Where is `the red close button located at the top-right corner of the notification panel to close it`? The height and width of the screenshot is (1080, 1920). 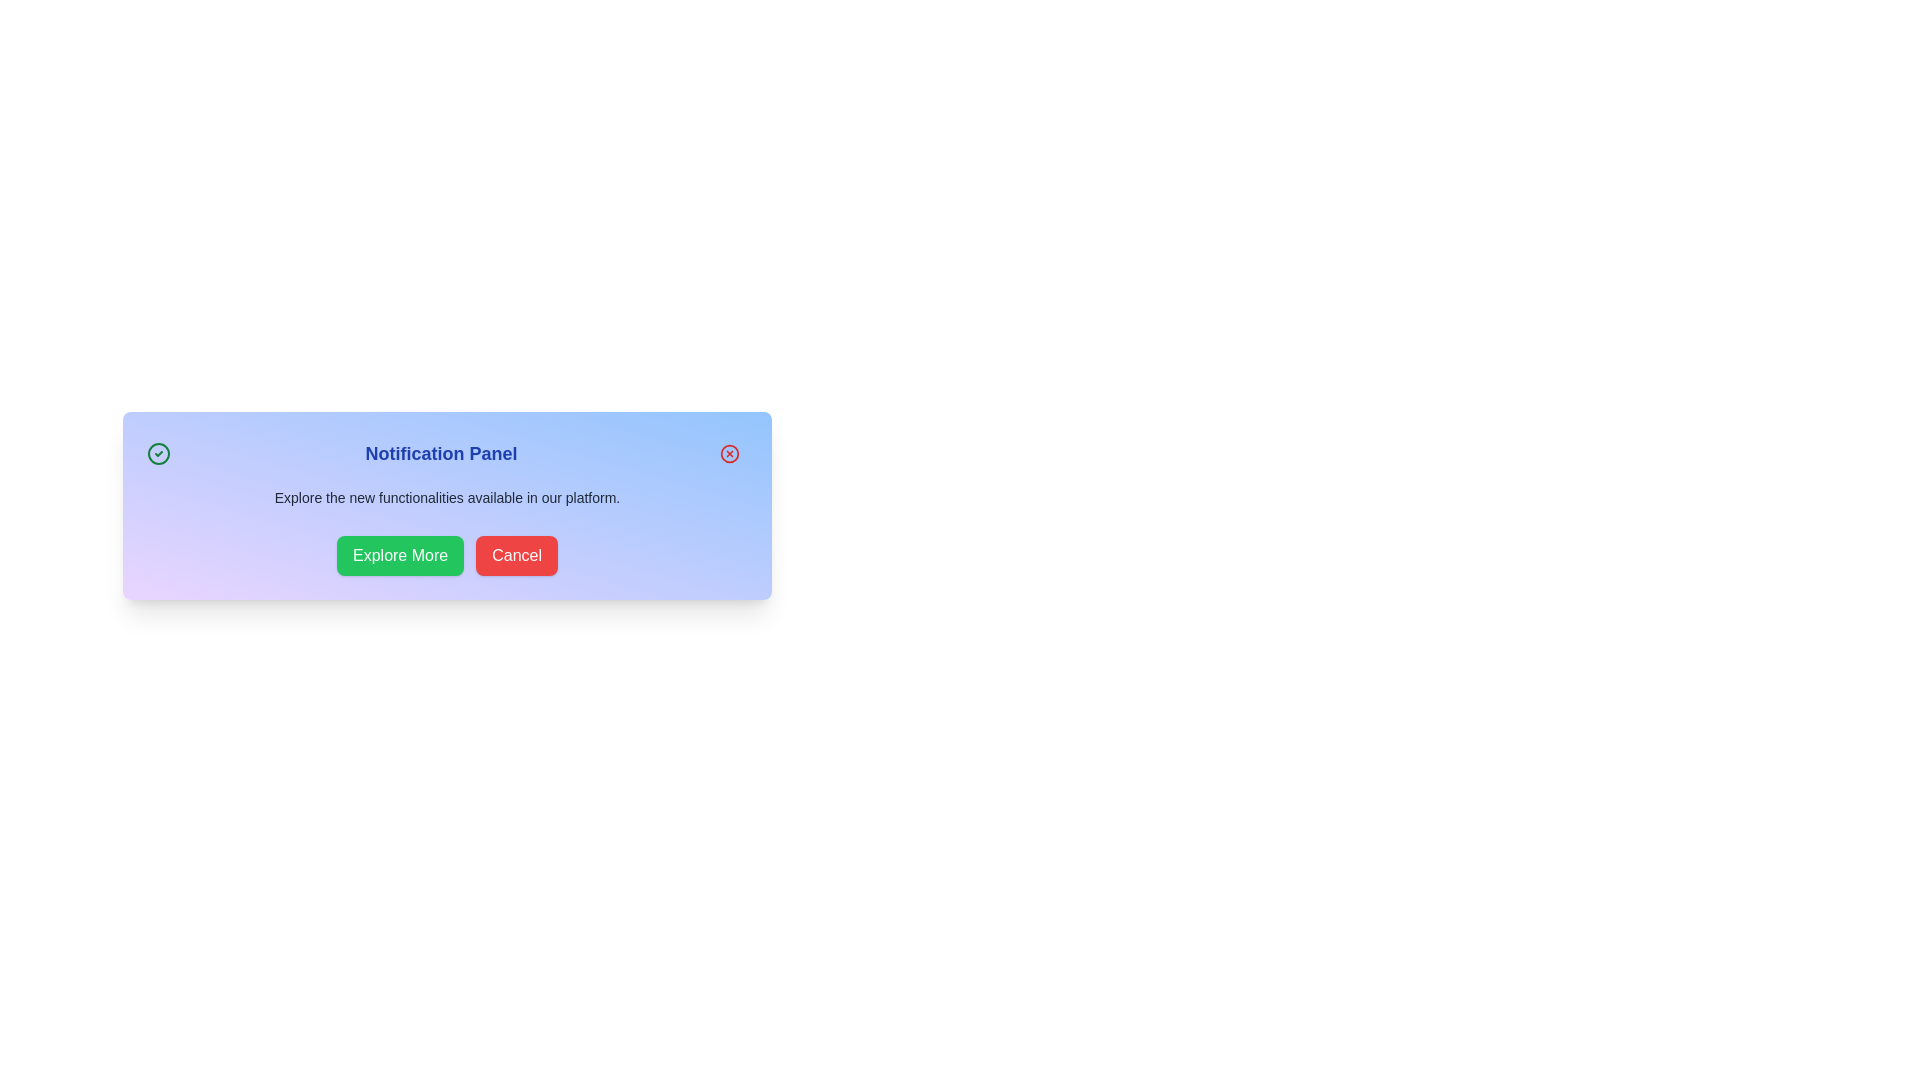 the red close button located at the top-right corner of the notification panel to close it is located at coordinates (728, 454).